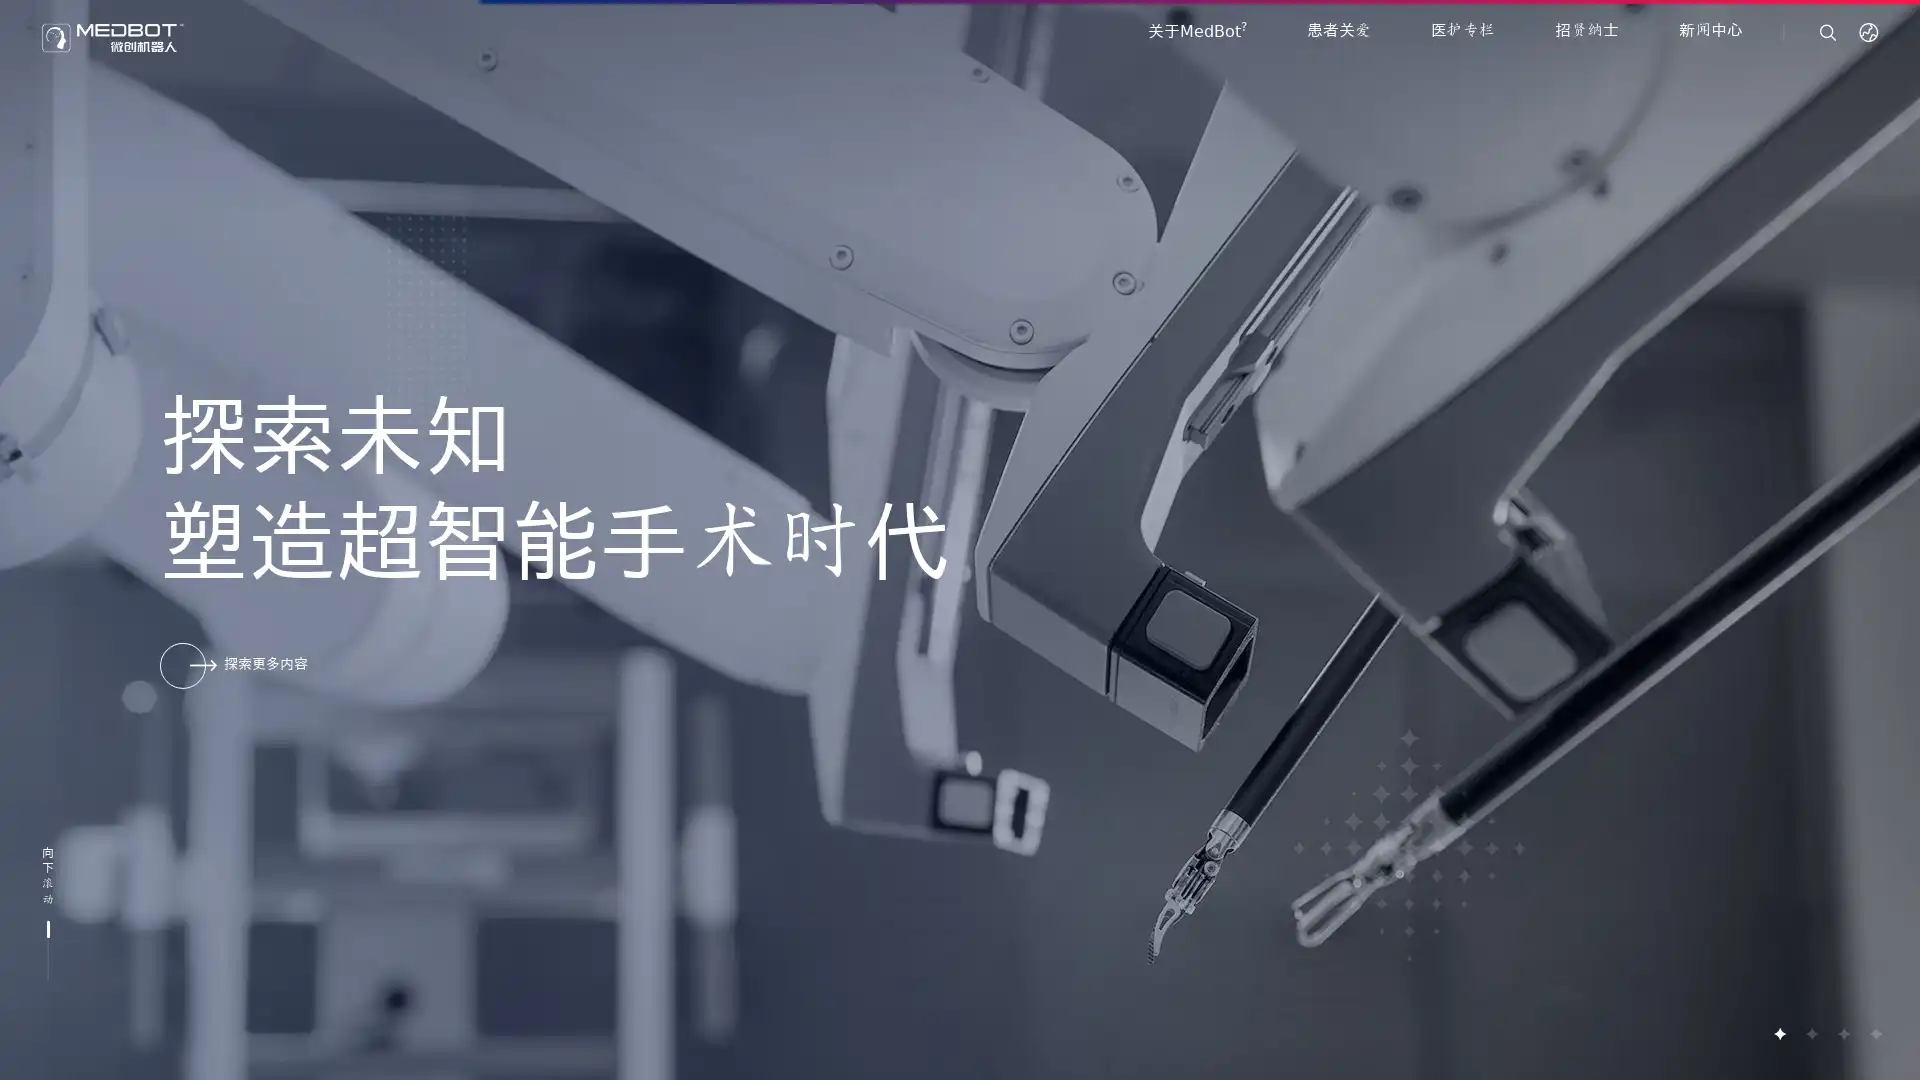  What do you see at coordinates (1842, 1033) in the screenshot?
I see `Go to slide 3` at bounding box center [1842, 1033].